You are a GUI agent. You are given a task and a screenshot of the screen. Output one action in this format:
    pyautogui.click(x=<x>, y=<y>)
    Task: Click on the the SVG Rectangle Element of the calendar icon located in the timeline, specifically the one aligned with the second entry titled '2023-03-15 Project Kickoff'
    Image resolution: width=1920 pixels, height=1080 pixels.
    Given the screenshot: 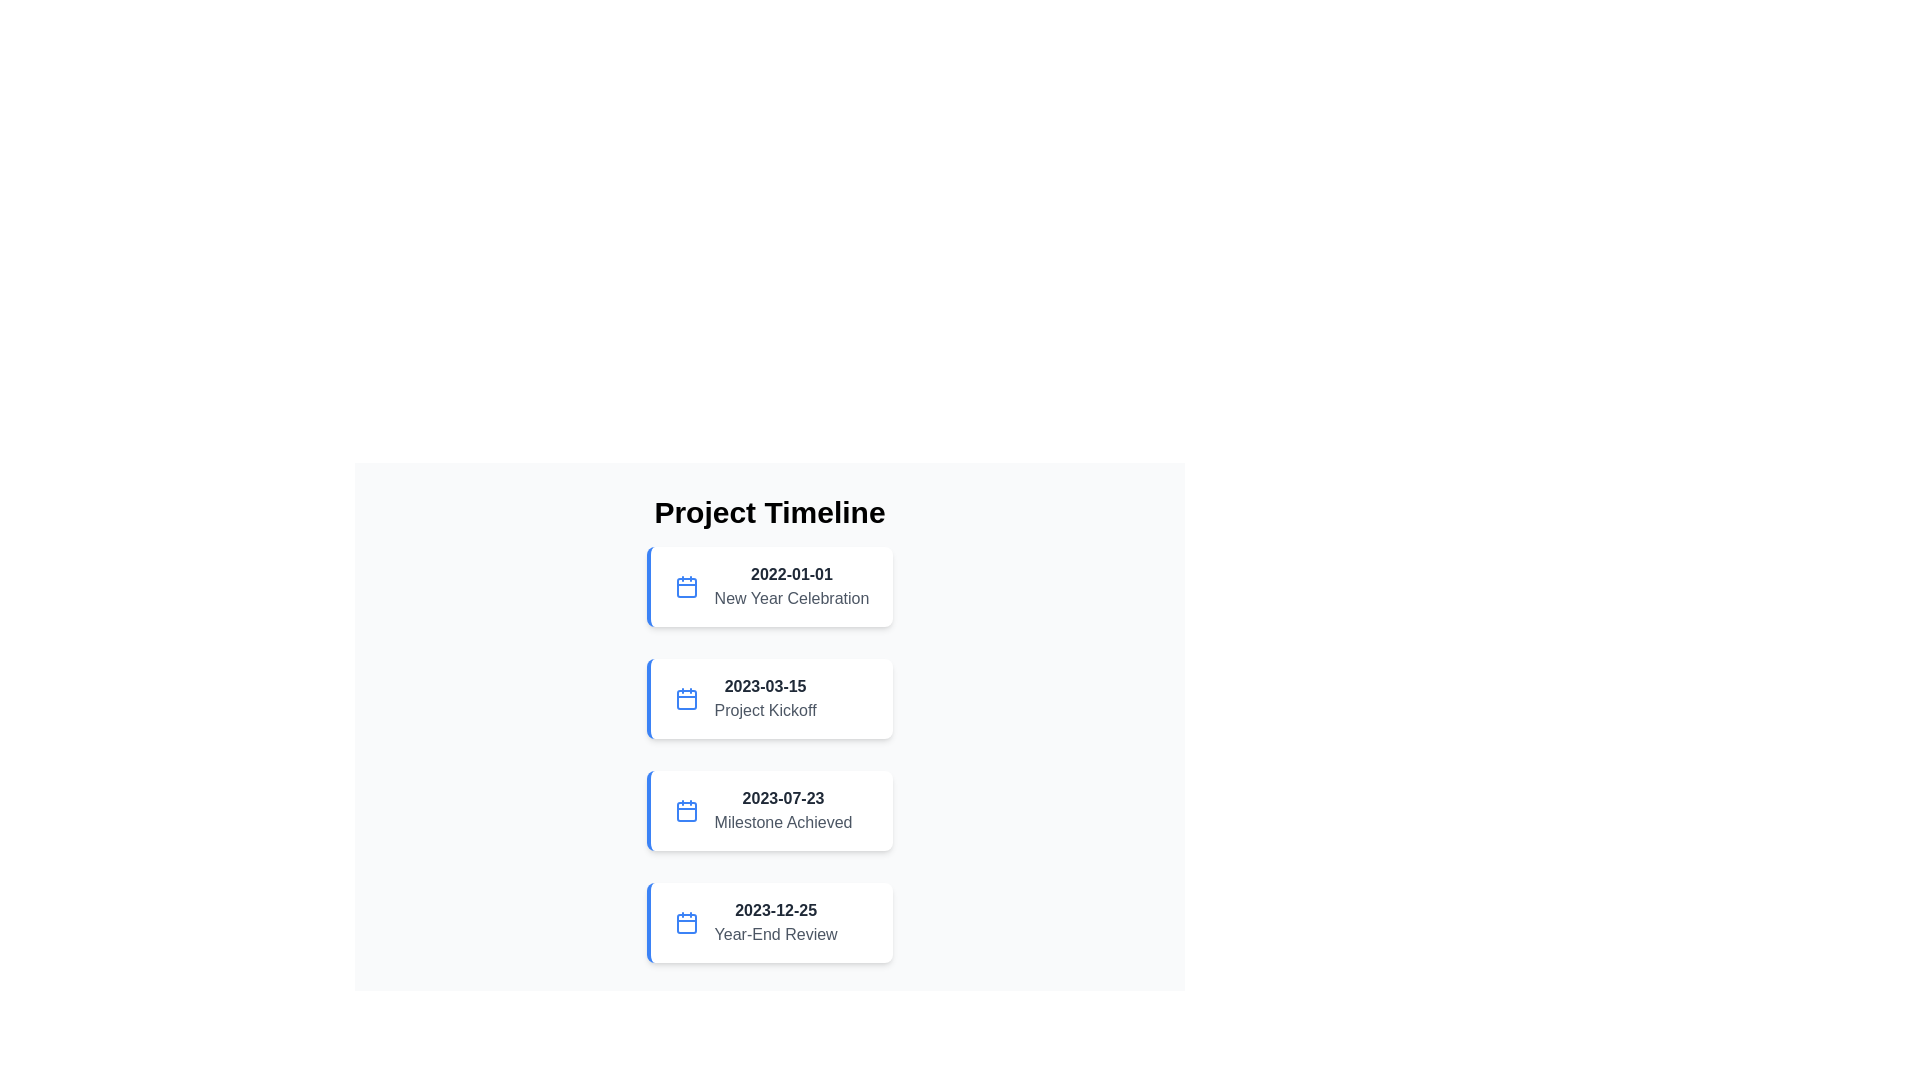 What is the action you would take?
    pyautogui.click(x=686, y=698)
    